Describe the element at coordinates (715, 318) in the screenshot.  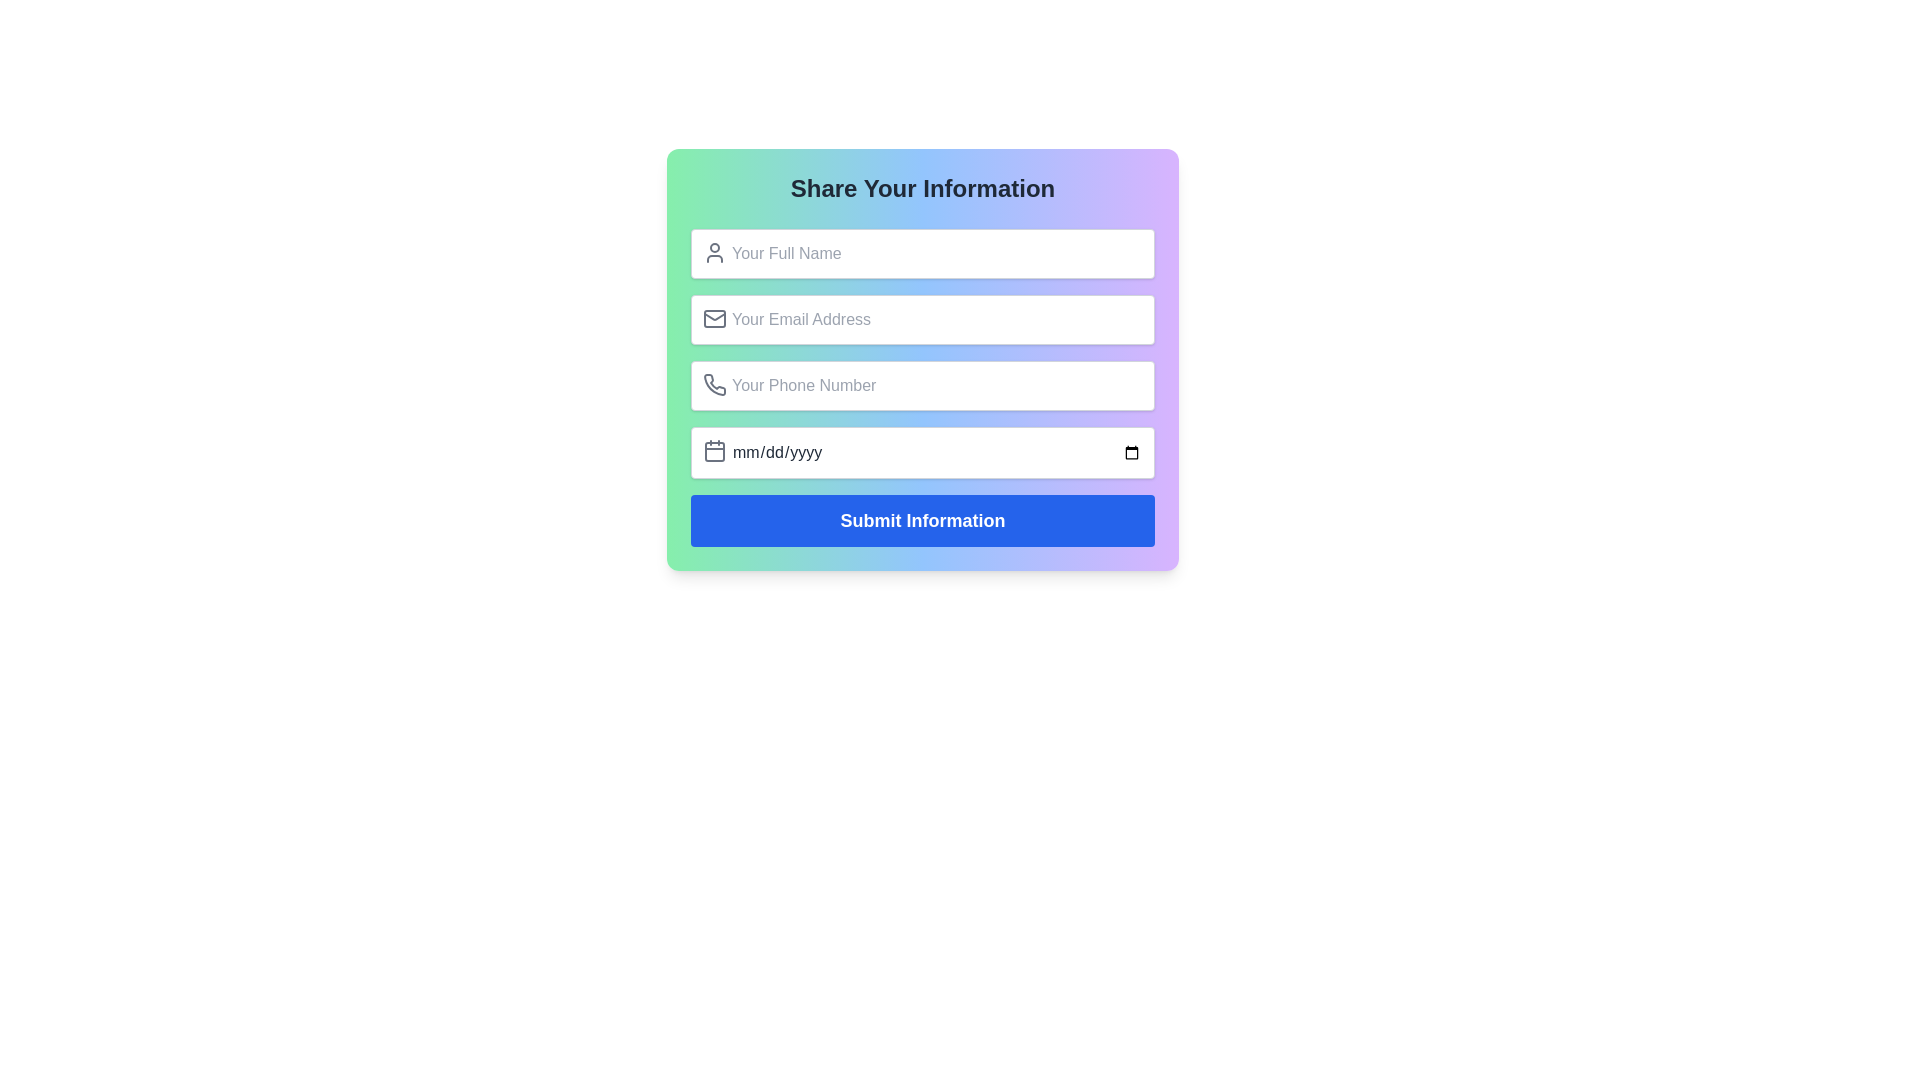
I see `the decorative icon indicating the semantic association with the email input field in the 'Share Your Information' form, positioned to the left of 'Your Email Address'` at that location.